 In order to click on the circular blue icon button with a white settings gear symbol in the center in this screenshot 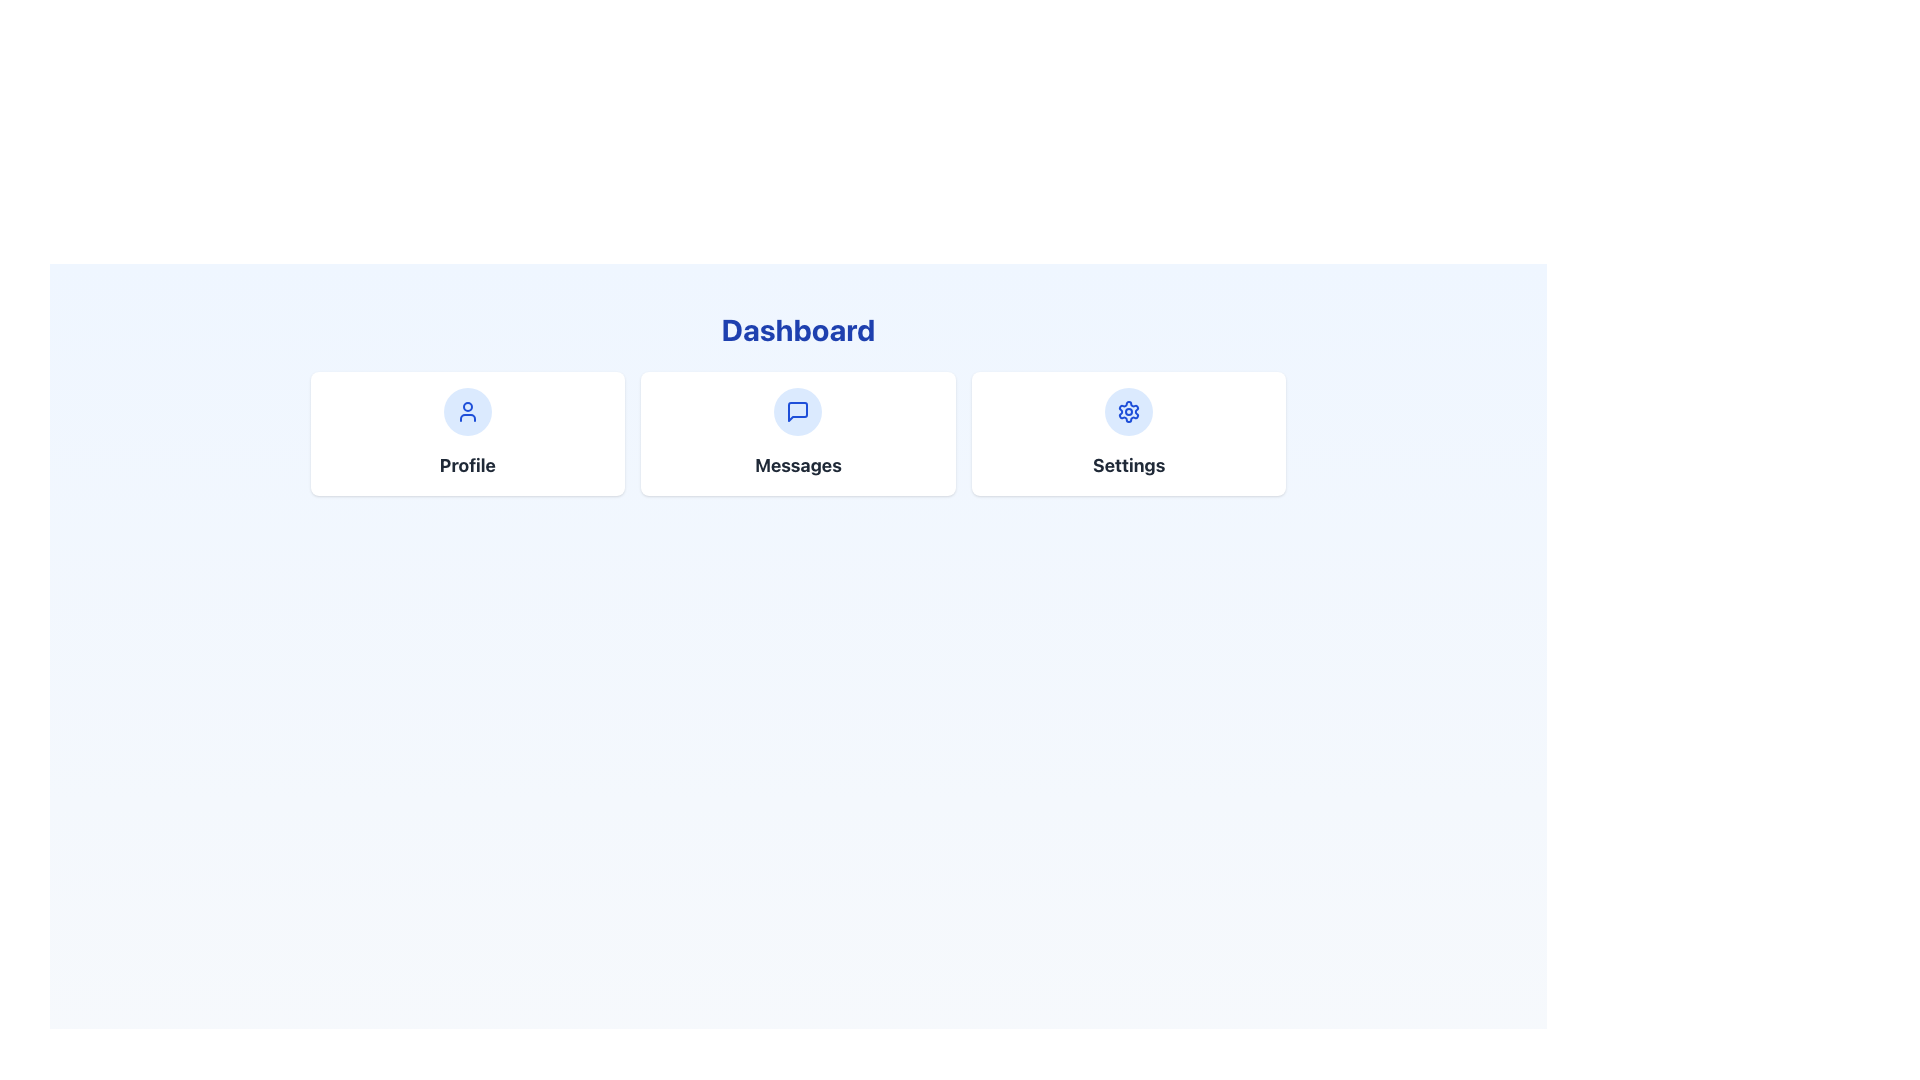, I will do `click(1129, 411)`.